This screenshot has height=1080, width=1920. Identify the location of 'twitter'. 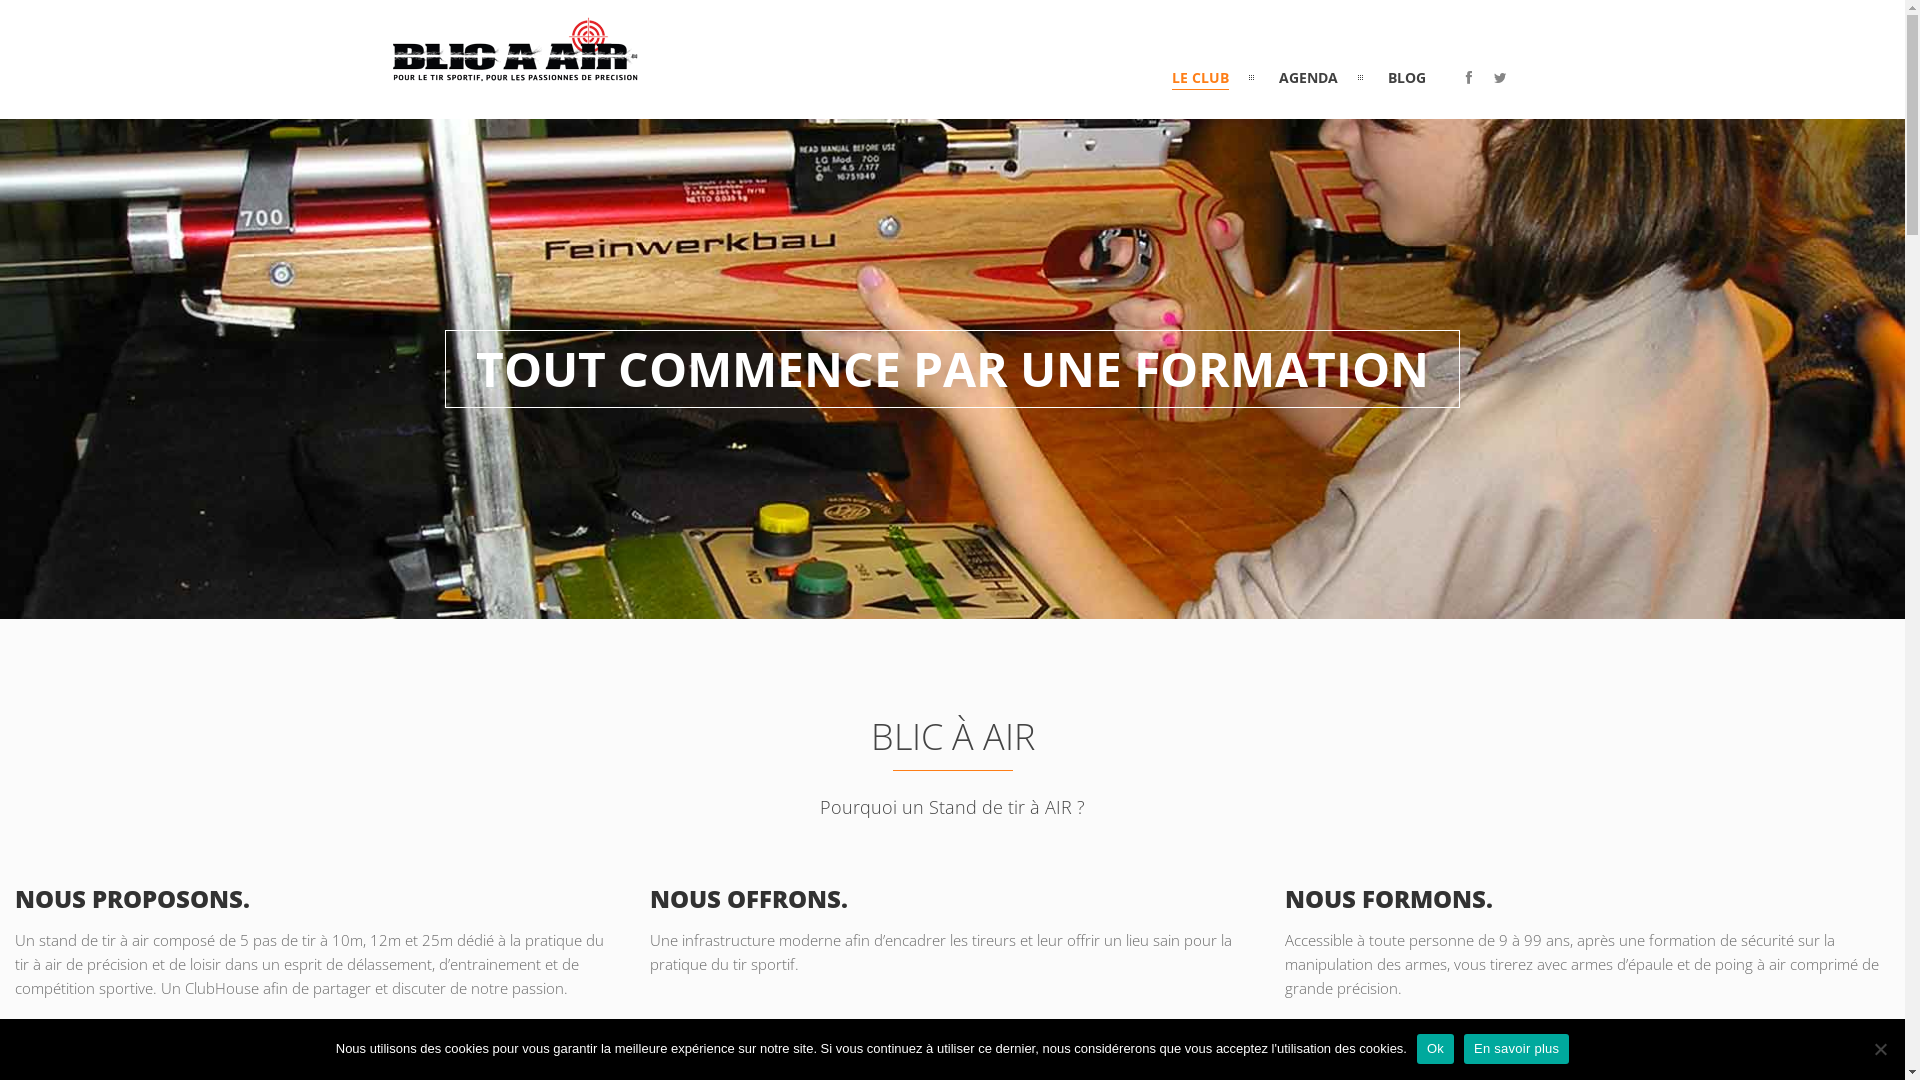
(1500, 76).